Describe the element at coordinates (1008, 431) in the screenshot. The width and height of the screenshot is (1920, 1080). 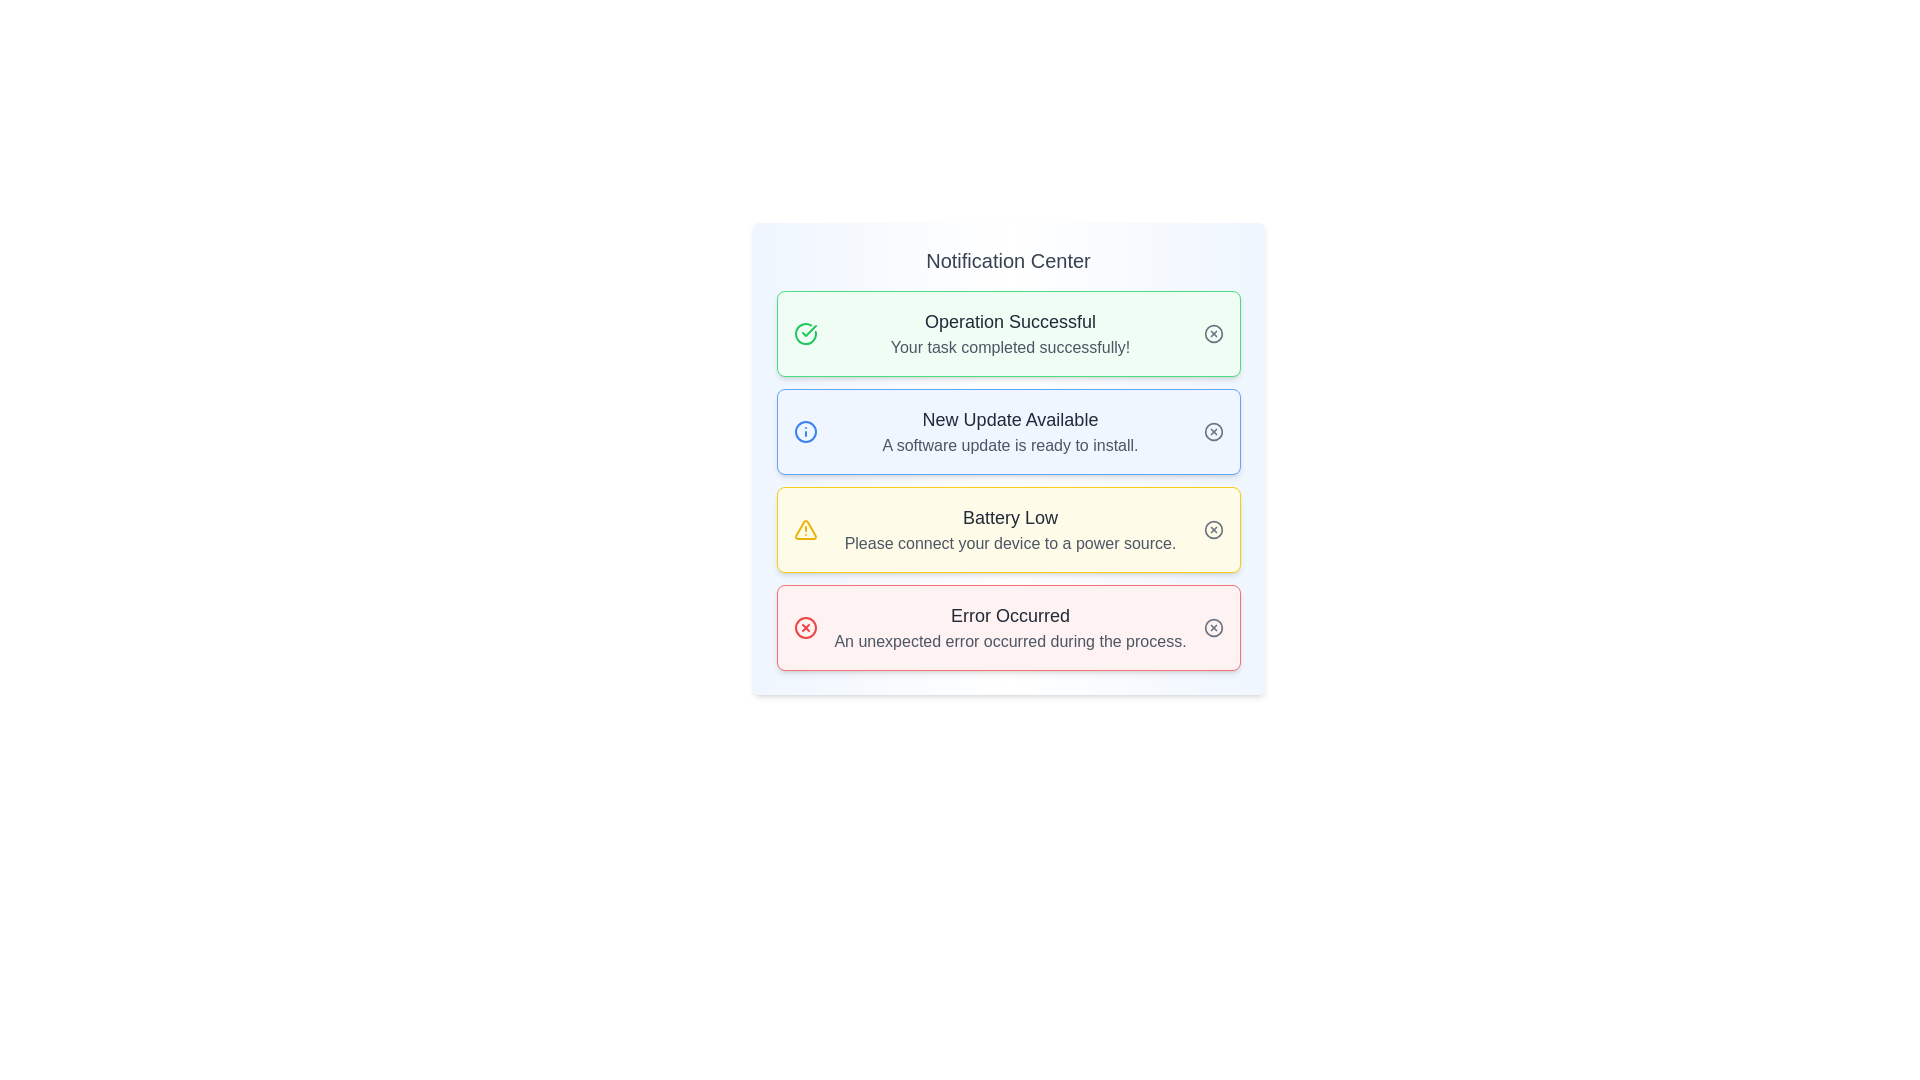
I see `the second notification message box in the 'Notification Center' panel` at that location.